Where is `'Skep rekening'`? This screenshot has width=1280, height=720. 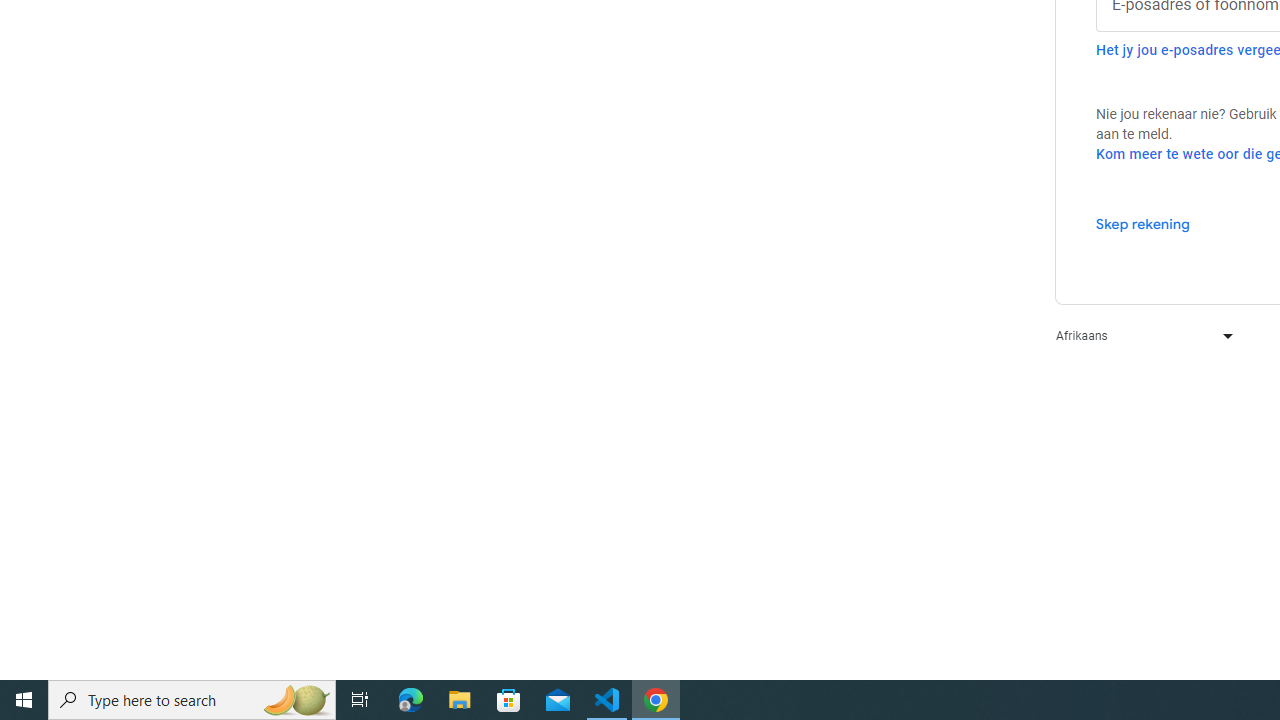
'Skep rekening' is located at coordinates (1142, 223).